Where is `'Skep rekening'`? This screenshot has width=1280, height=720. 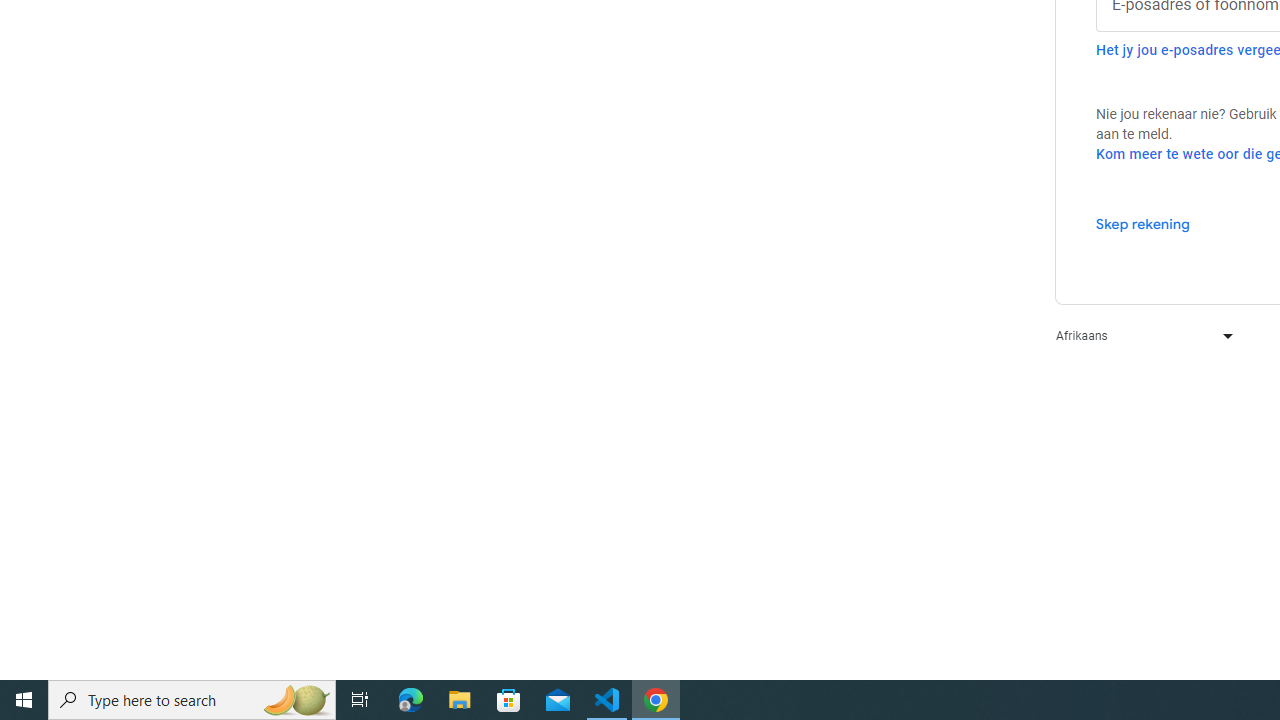
'Skep rekening' is located at coordinates (1142, 223).